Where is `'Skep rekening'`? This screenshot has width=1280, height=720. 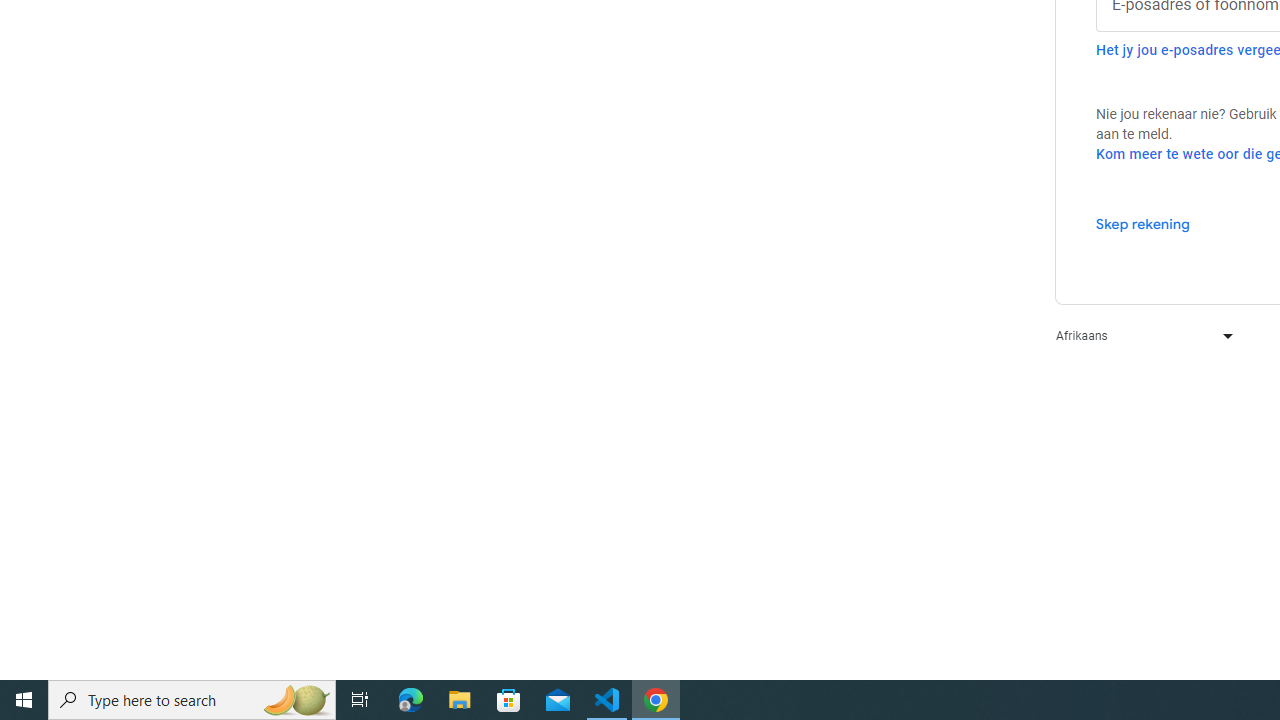
'Skep rekening' is located at coordinates (1142, 223).